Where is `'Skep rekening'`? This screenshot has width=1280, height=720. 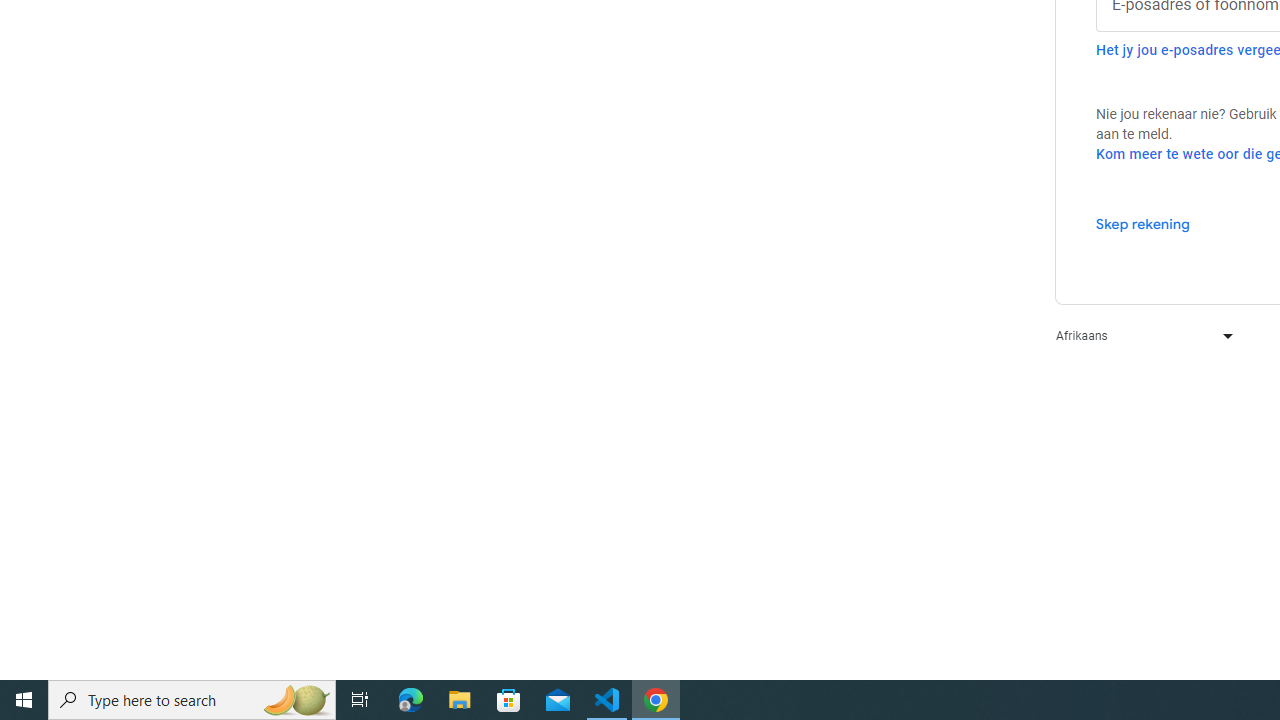
'Skep rekening' is located at coordinates (1142, 223).